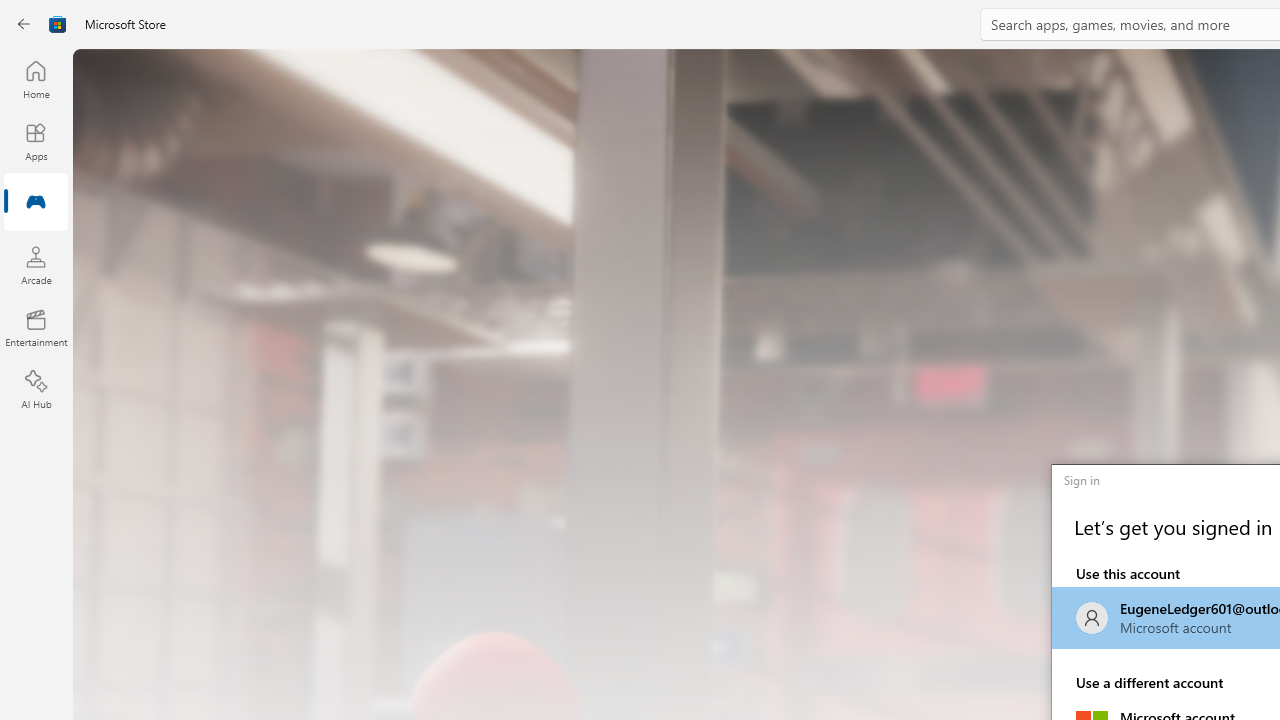  Describe the element at coordinates (35, 140) in the screenshot. I see `'Apps'` at that location.